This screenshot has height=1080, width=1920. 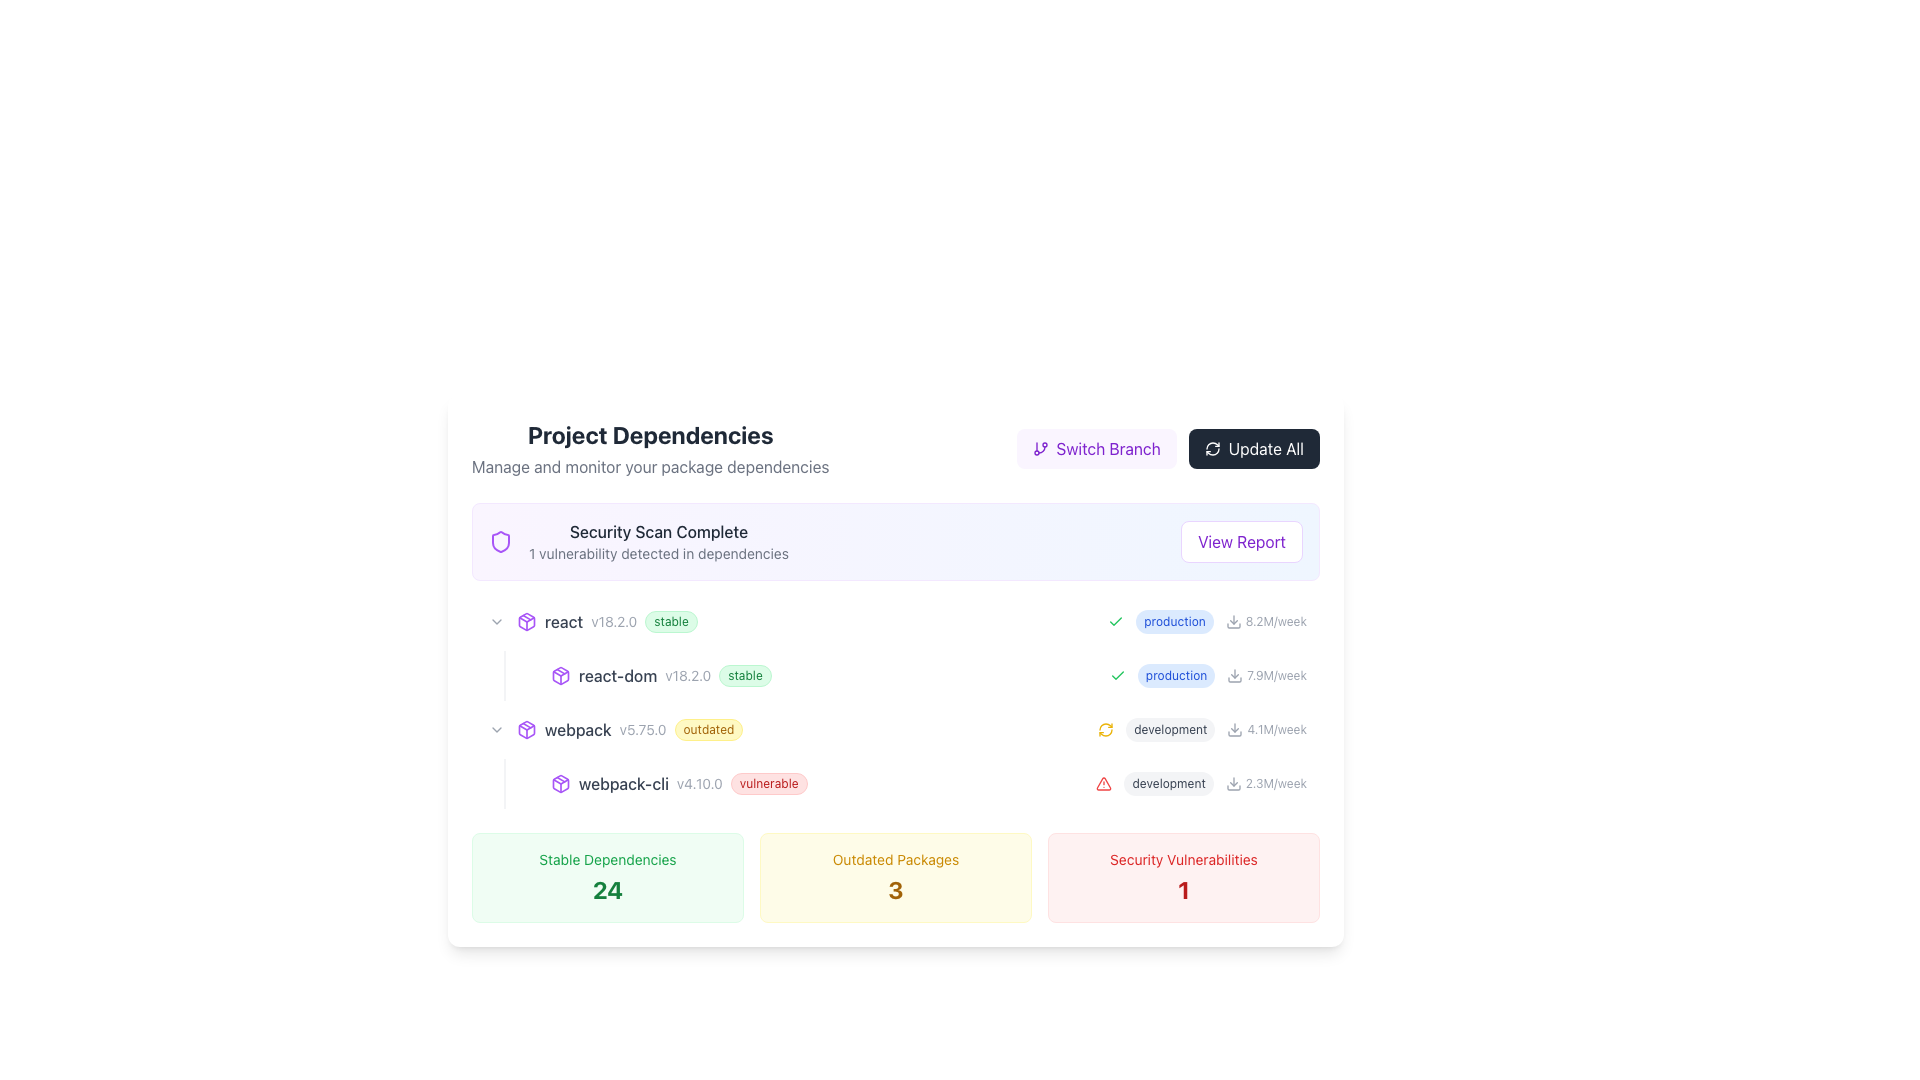 What do you see at coordinates (1207, 675) in the screenshot?
I see `'production' label along with its weekly download statistics, which is represented by a green checkmark and a download icon located in the bottom-right section of the interface within the 'react-dom' module entry in the 'Project Dependencies' list` at bounding box center [1207, 675].